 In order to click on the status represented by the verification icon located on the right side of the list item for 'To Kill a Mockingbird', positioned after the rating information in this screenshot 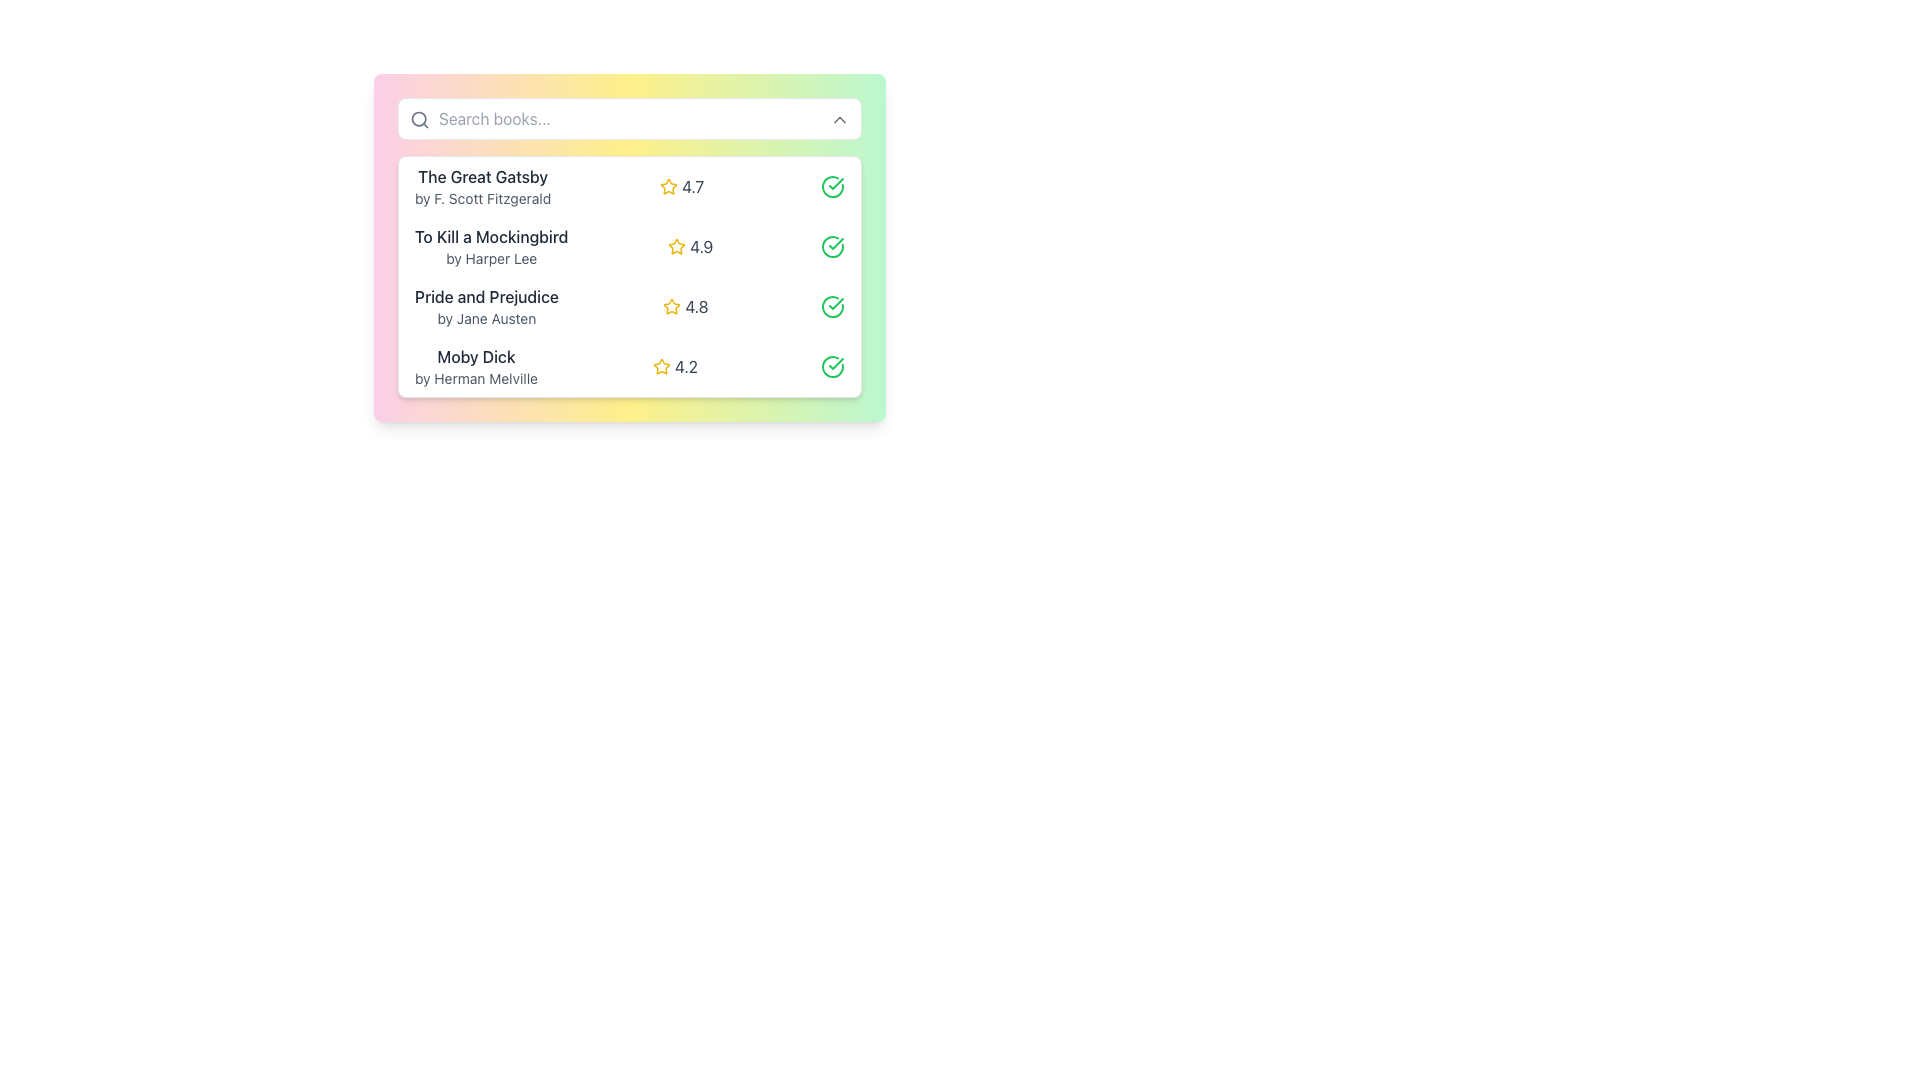, I will do `click(832, 245)`.